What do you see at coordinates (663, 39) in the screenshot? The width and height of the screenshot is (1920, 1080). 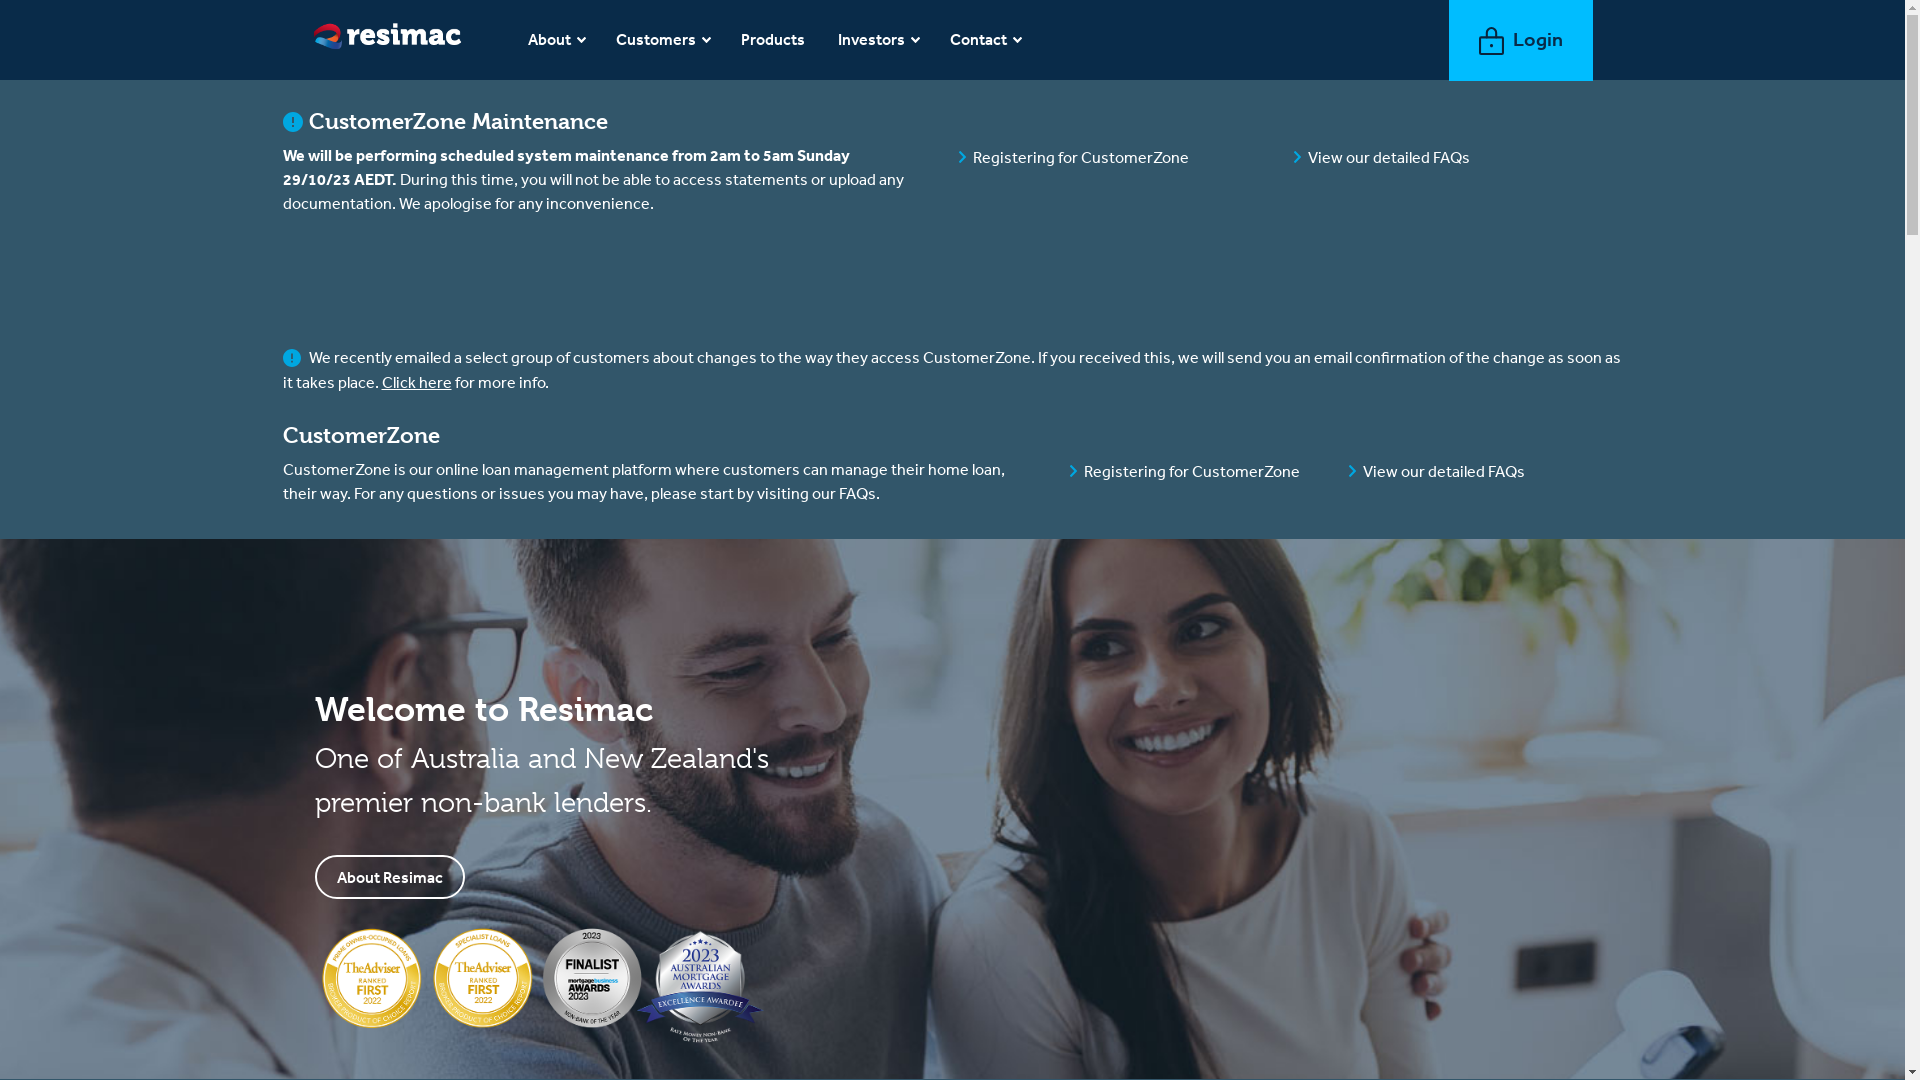 I see `'Customers'` at bounding box center [663, 39].